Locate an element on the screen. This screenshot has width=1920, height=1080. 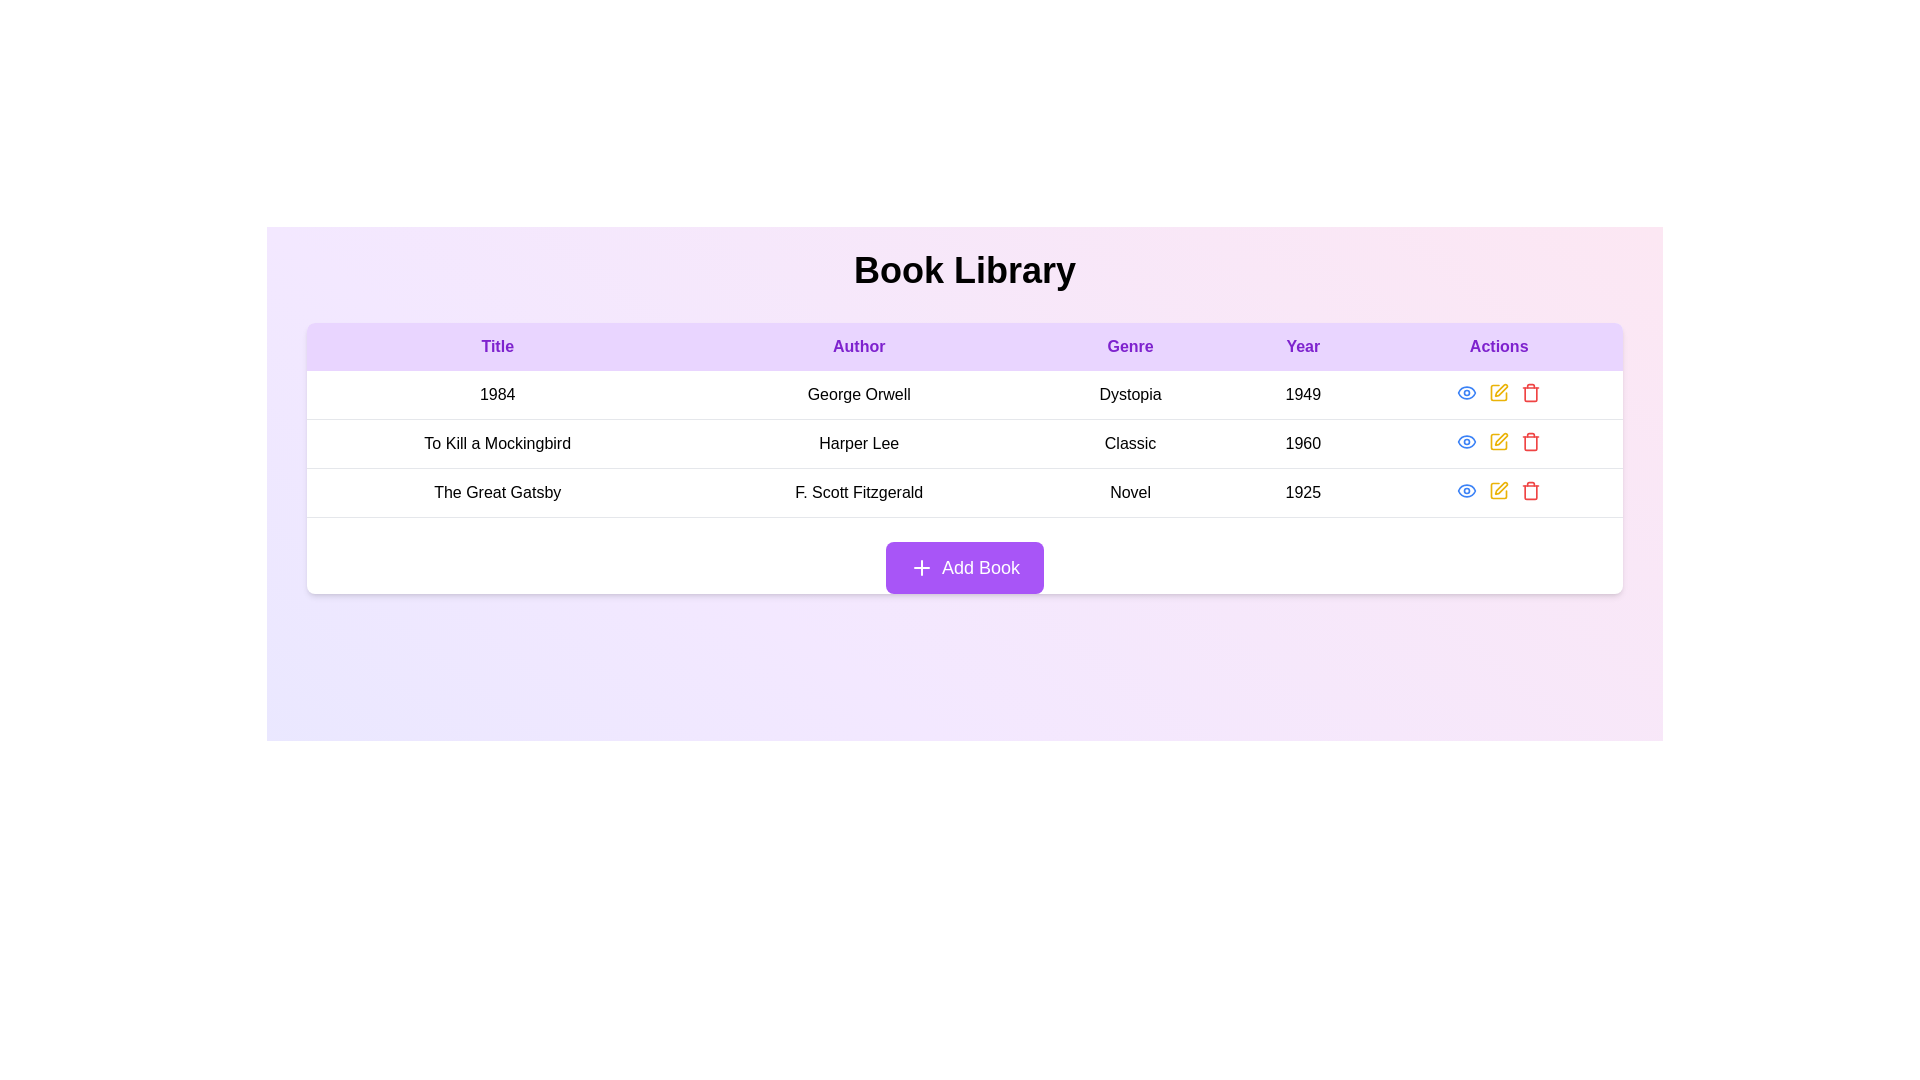
the text label indicating the title of the book '1984', which is the first cell under the 'Title' column is located at coordinates (497, 395).